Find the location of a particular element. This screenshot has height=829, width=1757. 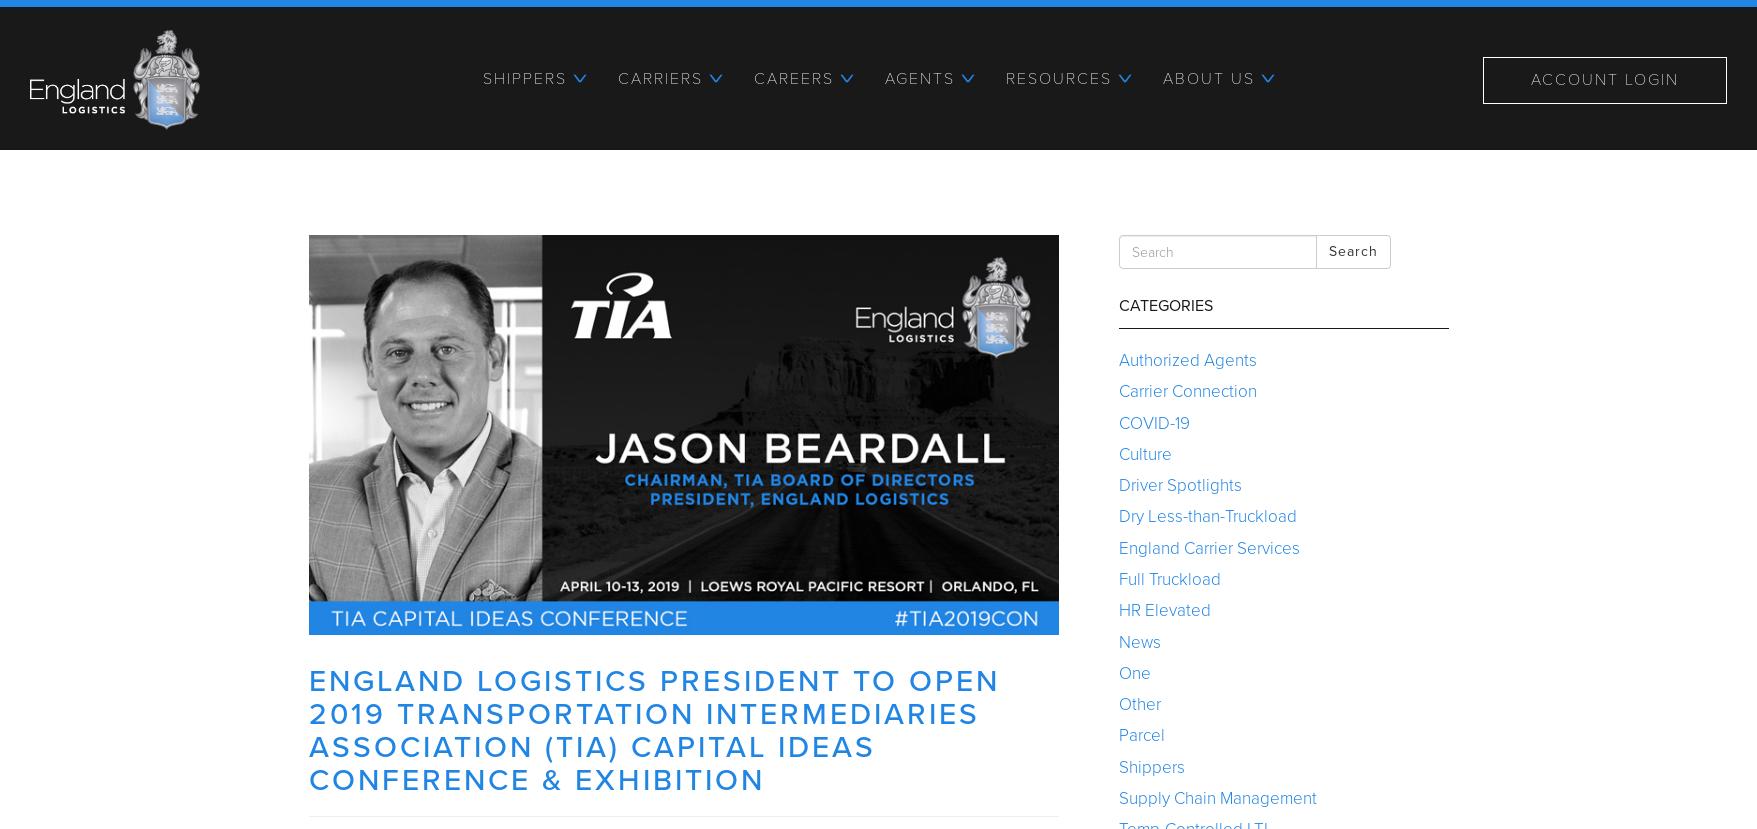

'Account Login' is located at coordinates (1605, 79).